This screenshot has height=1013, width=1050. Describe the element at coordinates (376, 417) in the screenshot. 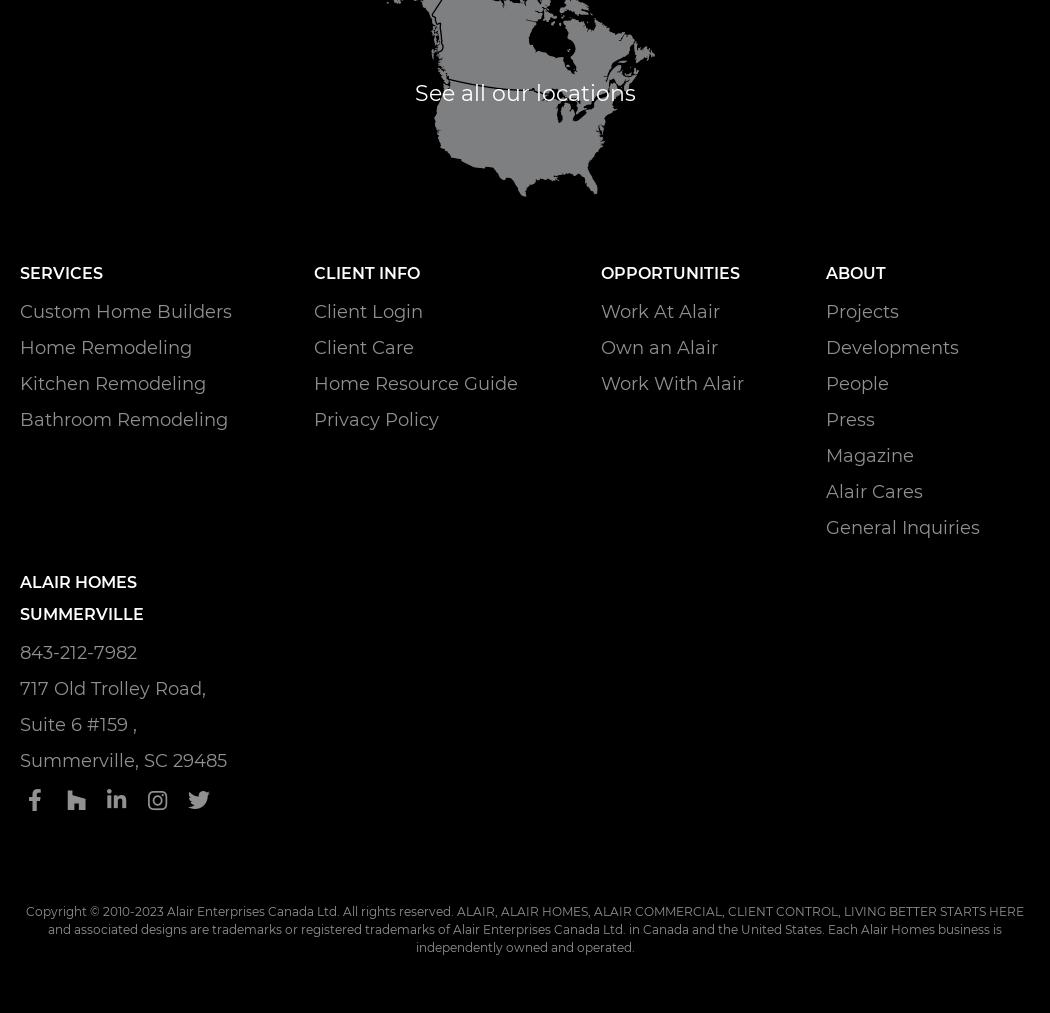

I see `'Privacy Policy'` at that location.